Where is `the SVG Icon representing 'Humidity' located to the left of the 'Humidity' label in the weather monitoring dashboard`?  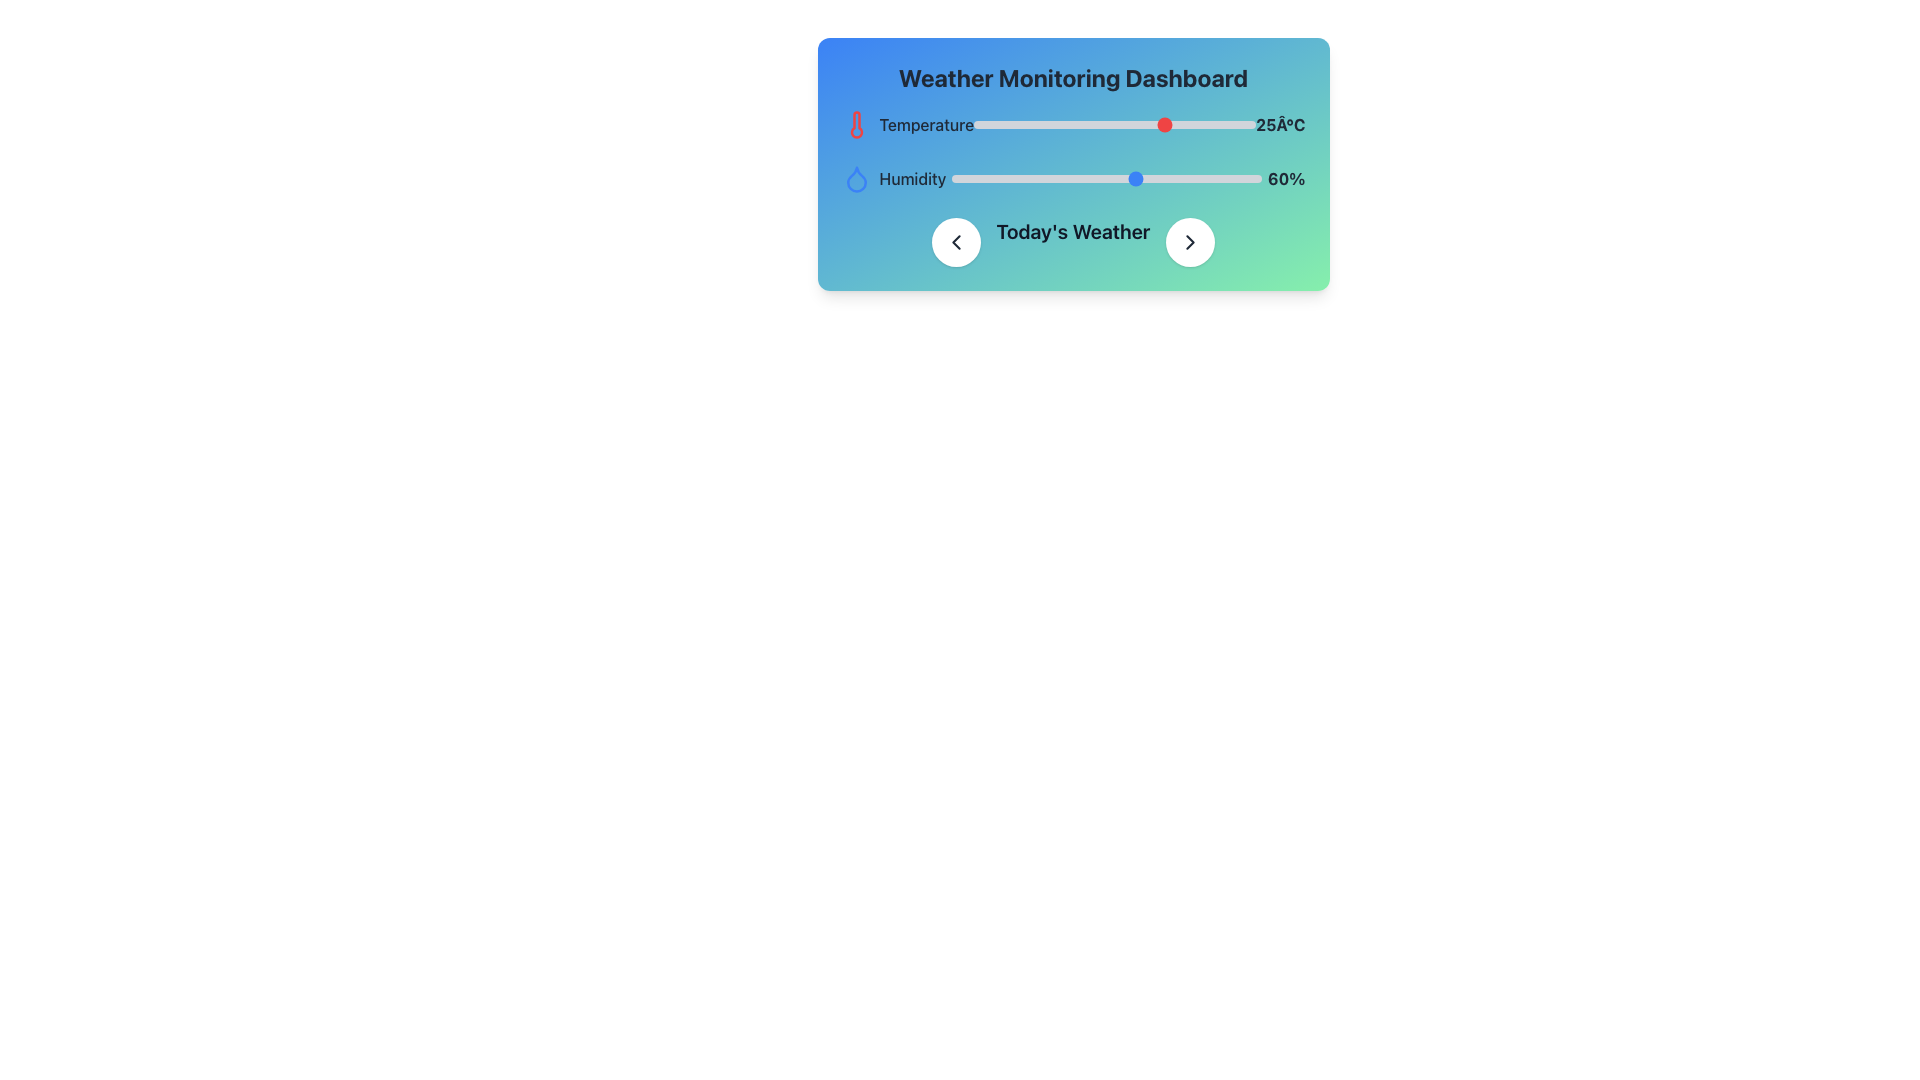 the SVG Icon representing 'Humidity' located to the left of the 'Humidity' label in the weather monitoring dashboard is located at coordinates (856, 178).